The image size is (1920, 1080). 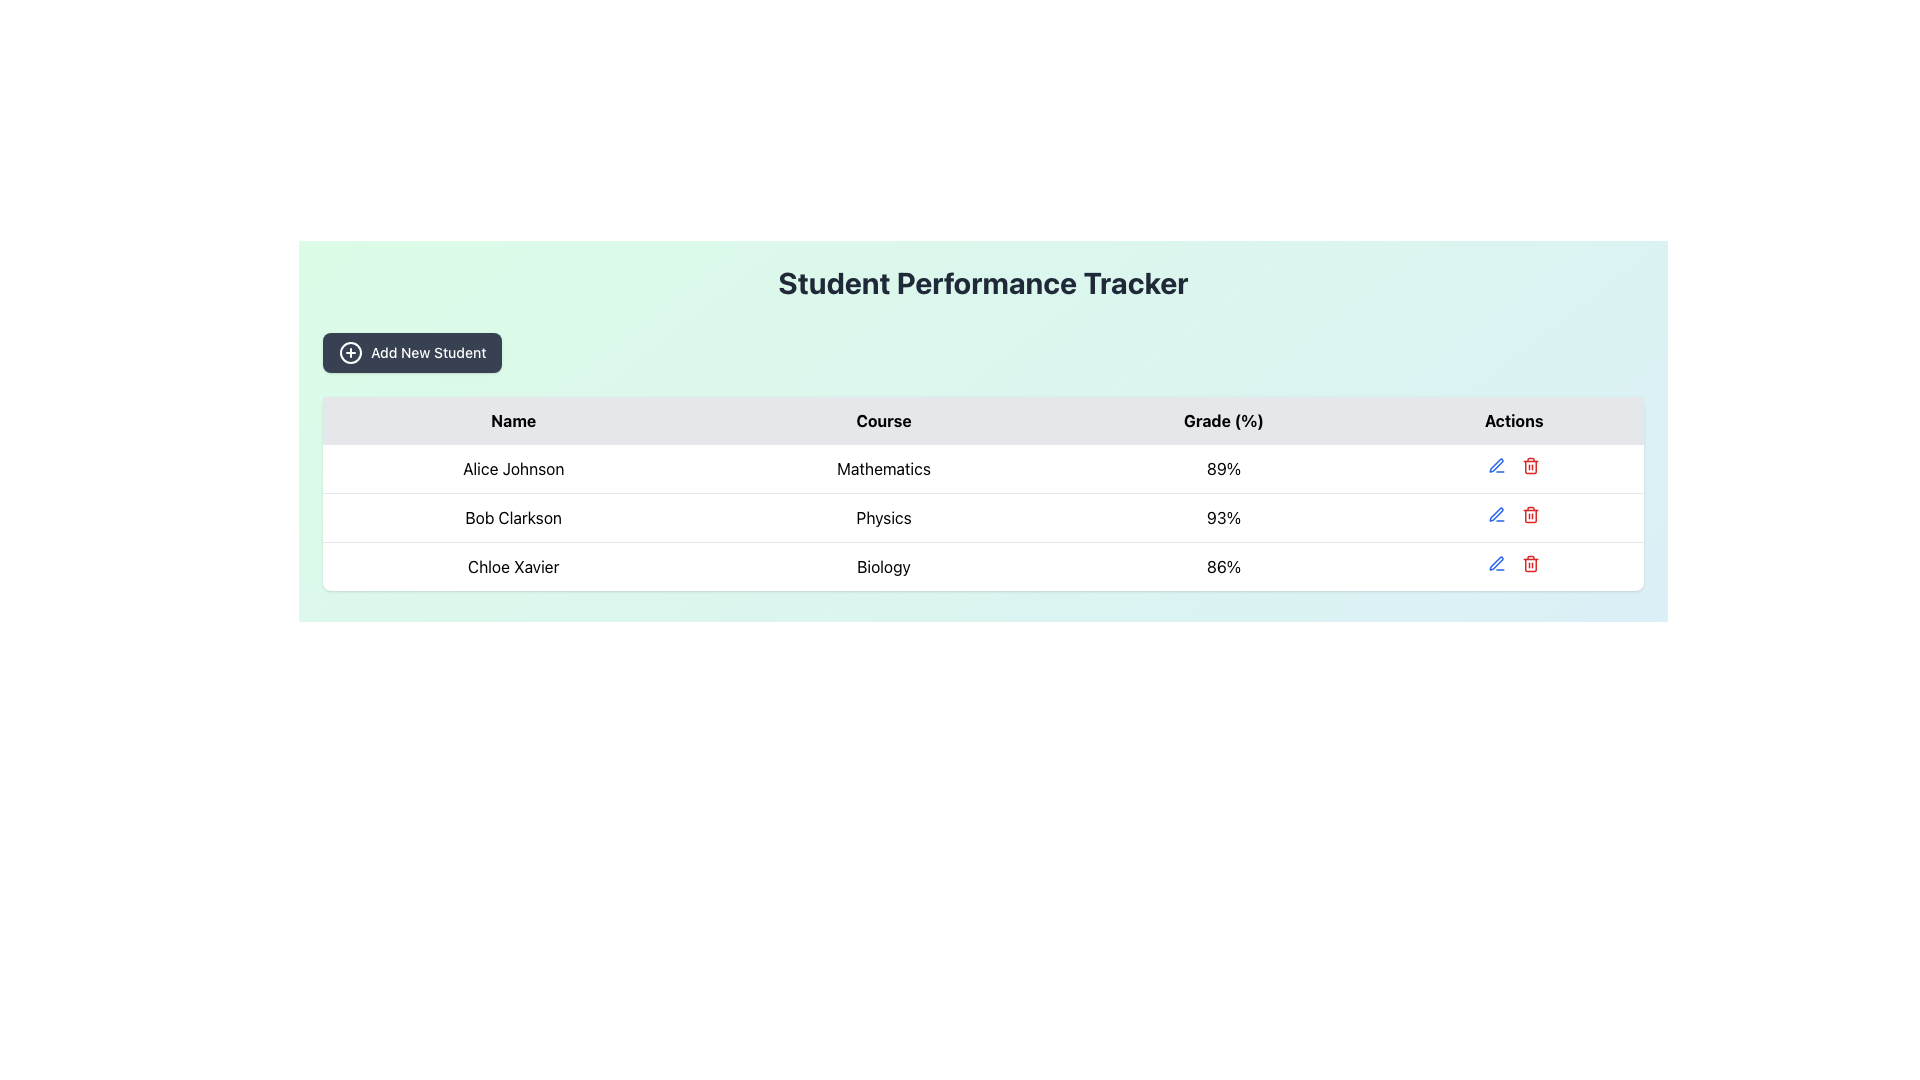 I want to click on the text label displaying '93%' that is centrally aligned in the third column of the second row of the table, adjacent to 'Physics' and part of the row labeled with 'Bob Clarkson', so click(x=1223, y=516).